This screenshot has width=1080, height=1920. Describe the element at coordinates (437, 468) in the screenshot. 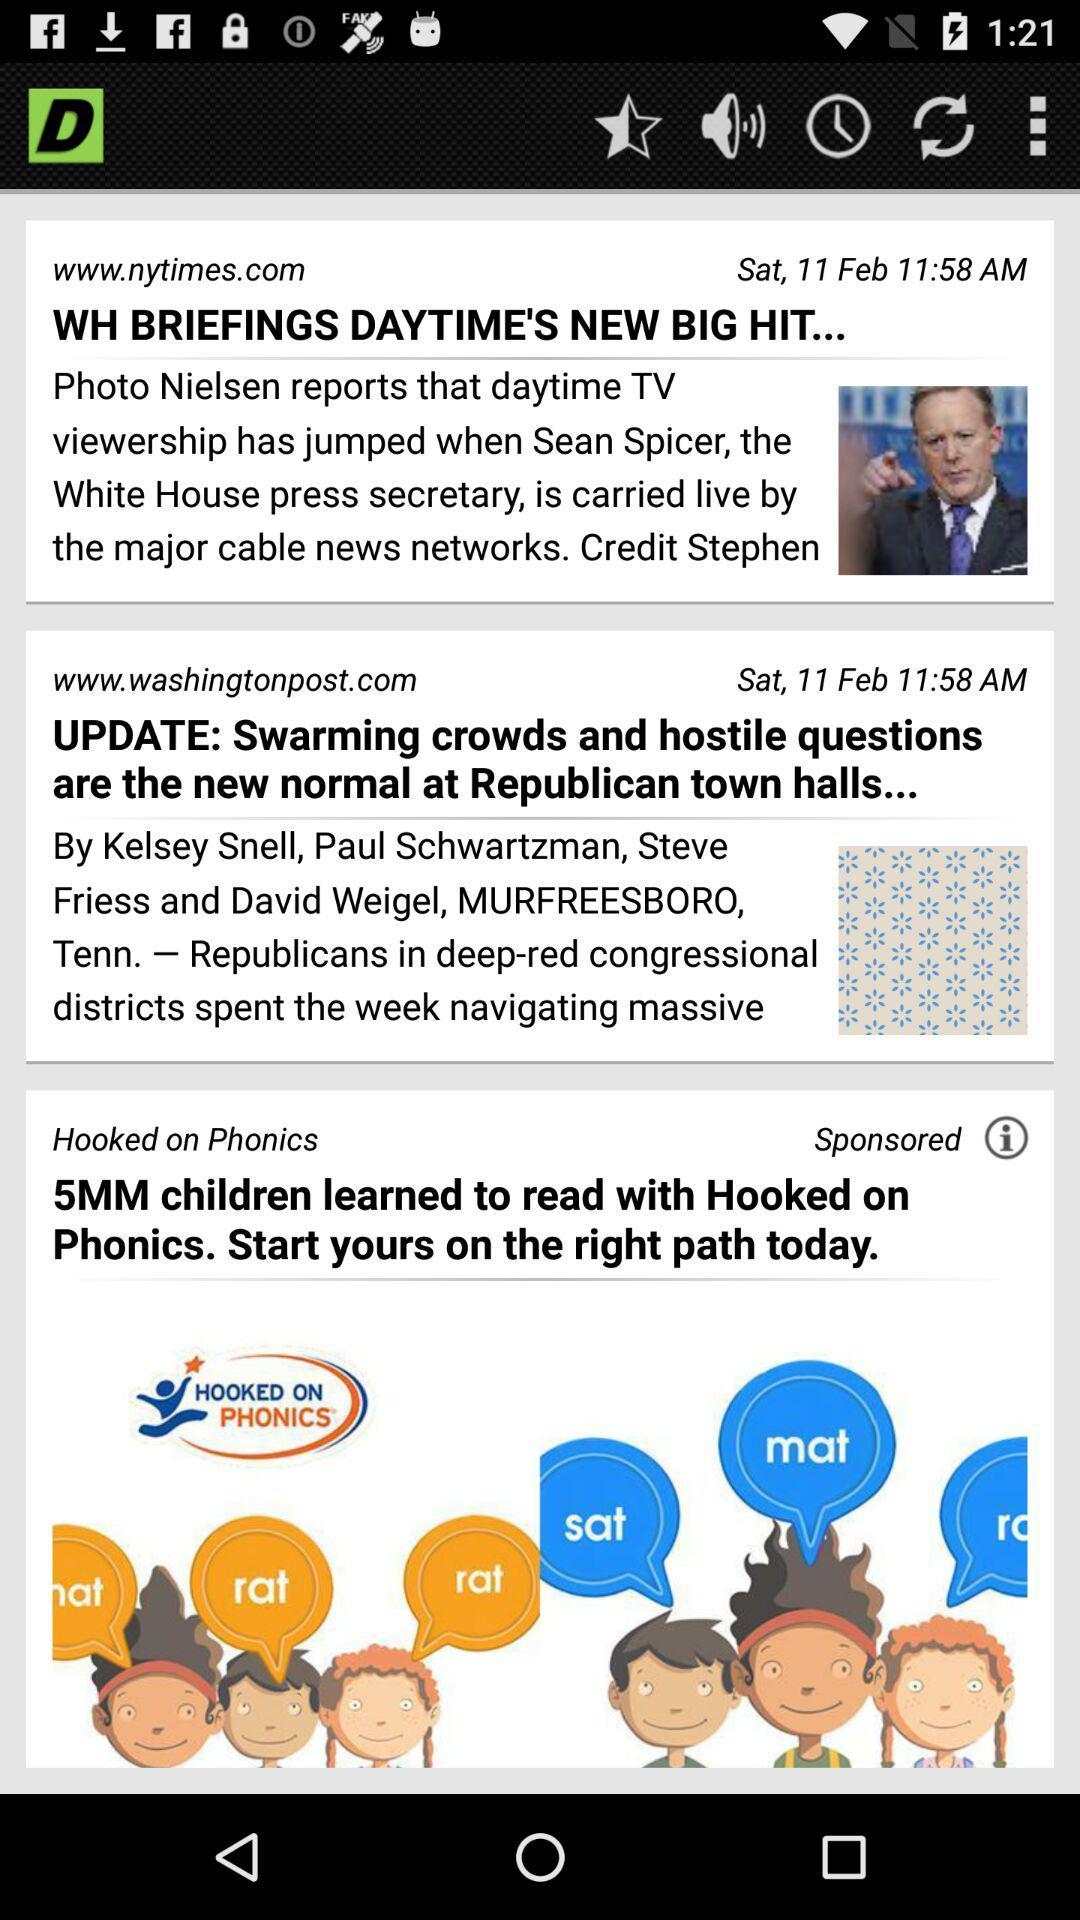

I see `the photo nielsen reports` at that location.